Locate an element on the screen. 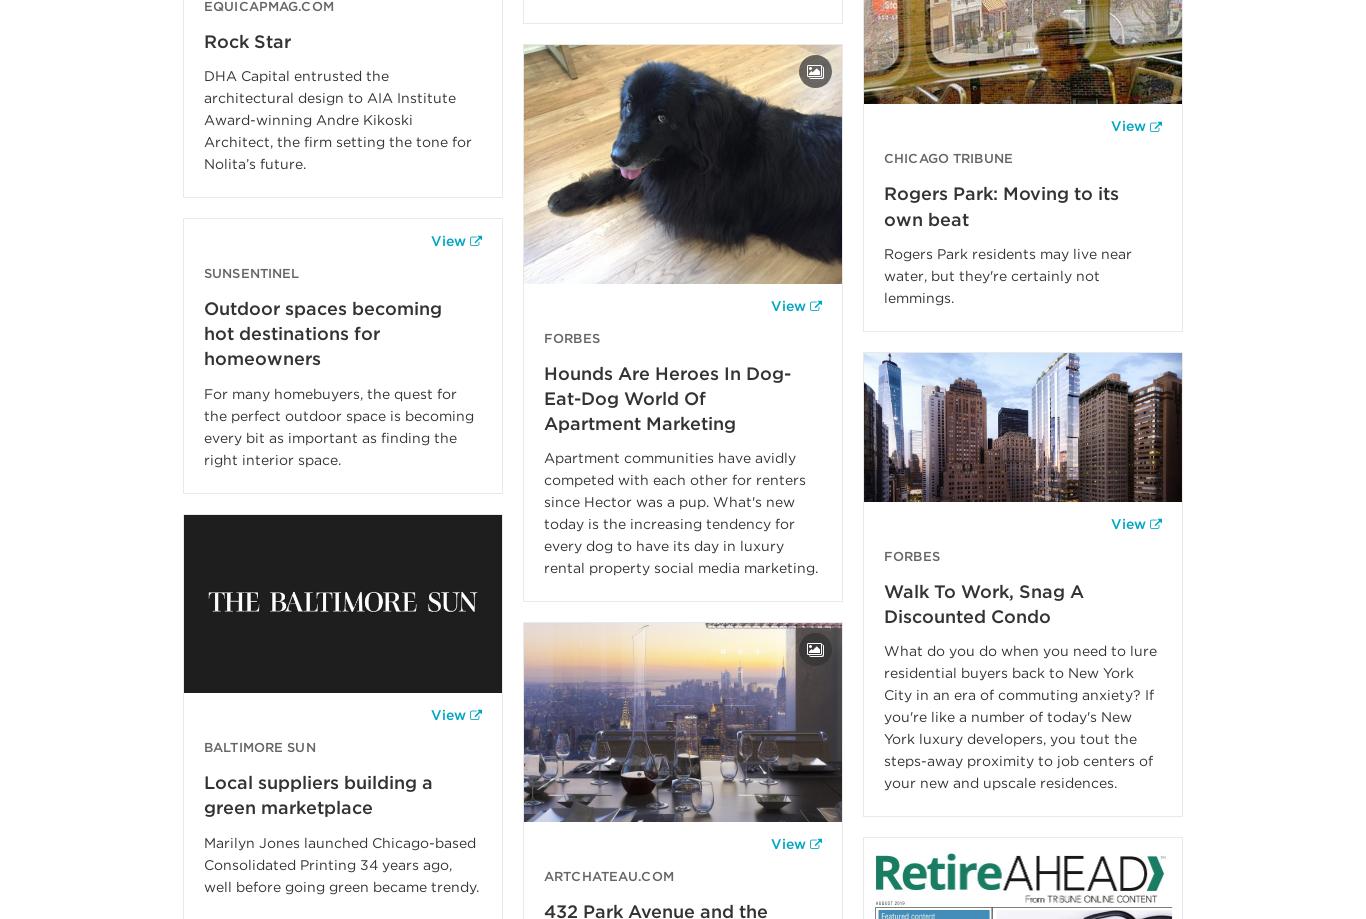 The image size is (1366, 919). 'Rogers Park residents may live near water, but they're certainly not lemmings.' is located at coordinates (1007, 274).